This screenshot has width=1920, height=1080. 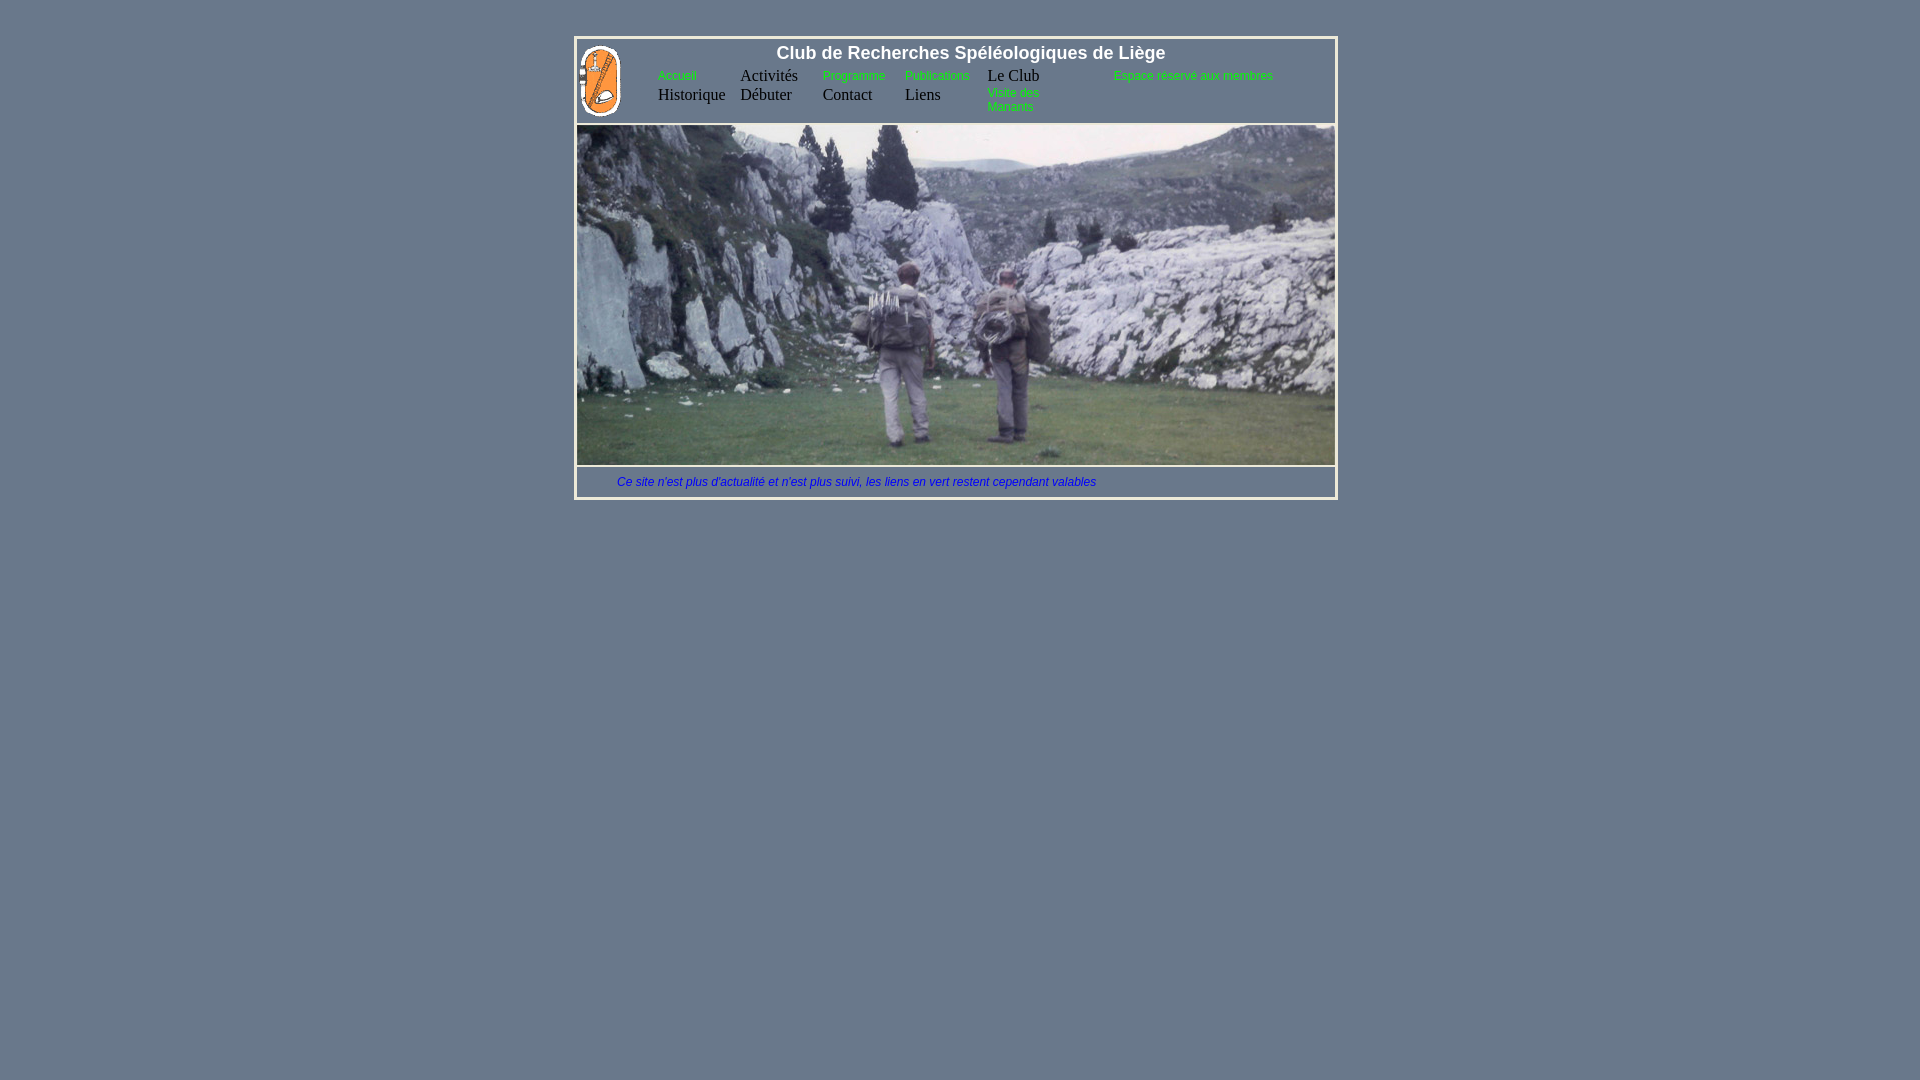 What do you see at coordinates (854, 75) in the screenshot?
I see `'Programme'` at bounding box center [854, 75].